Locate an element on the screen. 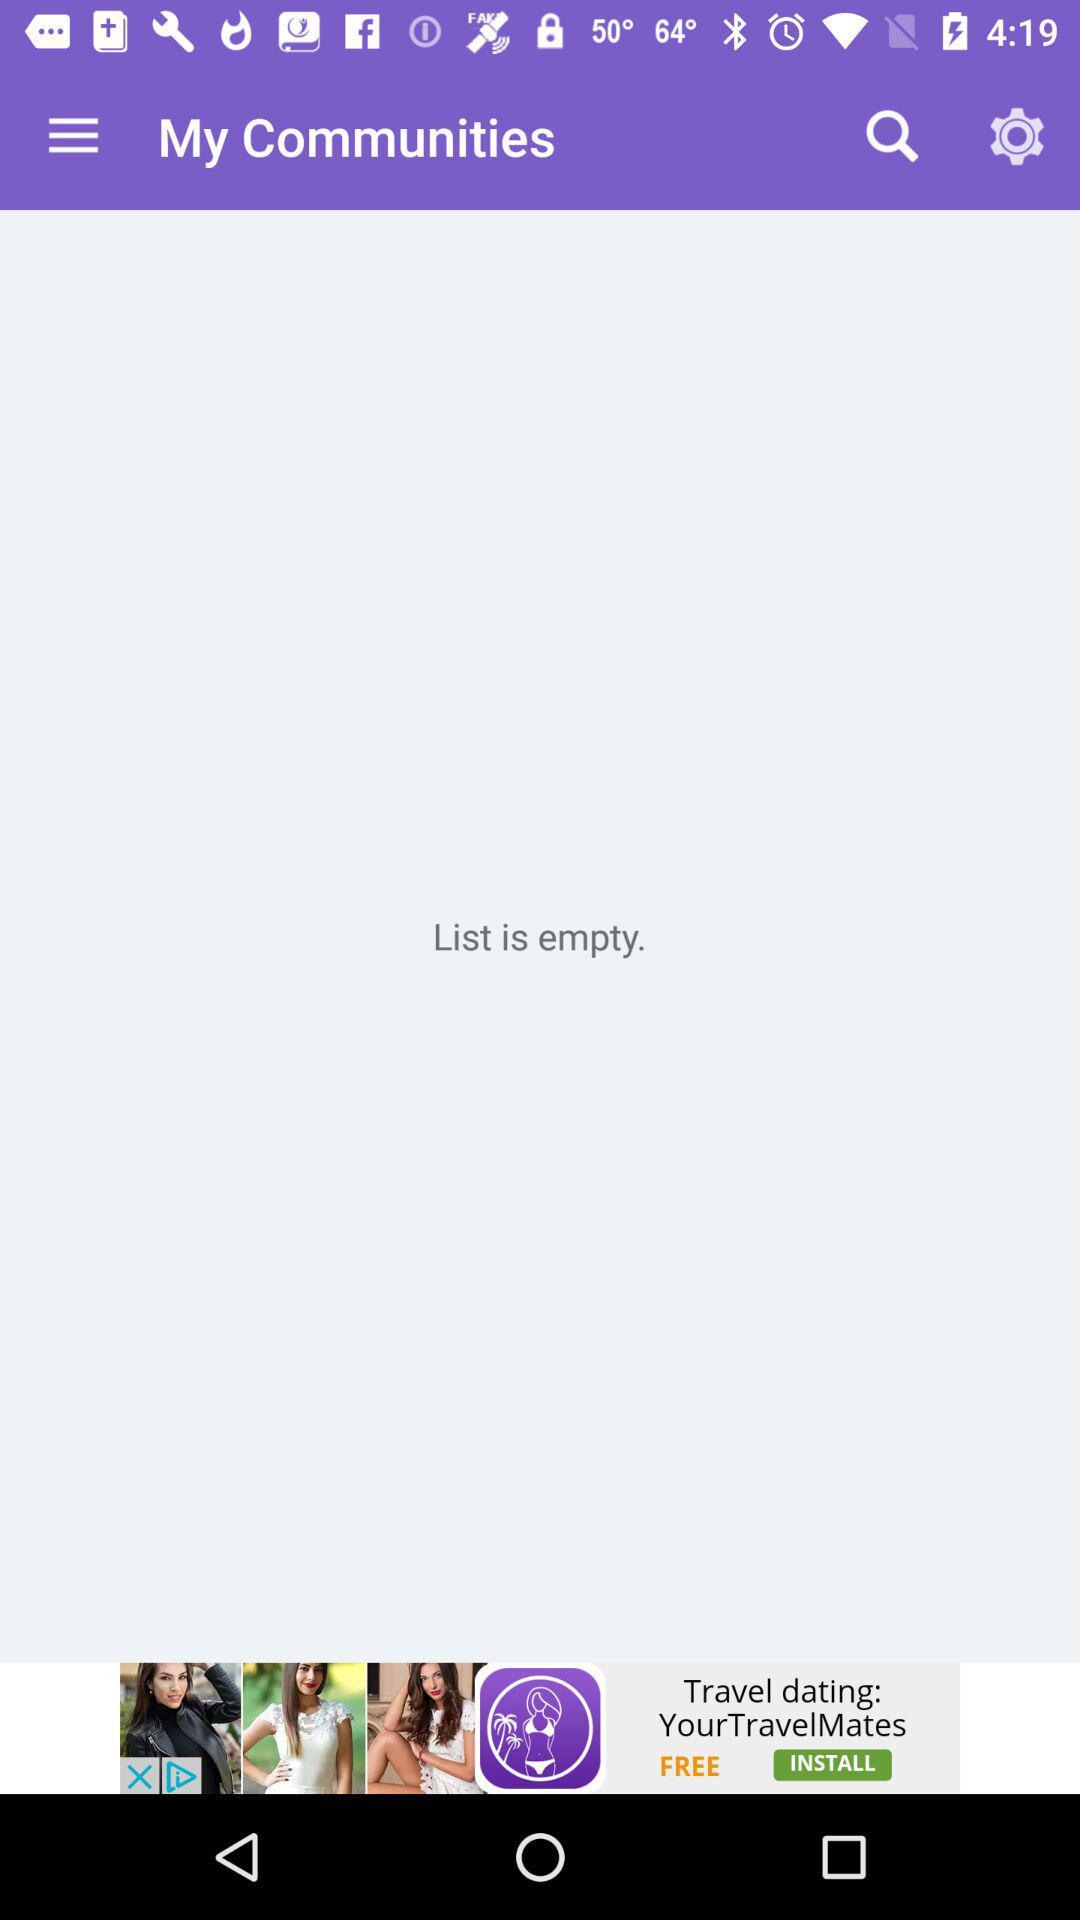 The width and height of the screenshot is (1080, 1920). menu page is located at coordinates (540, 935).